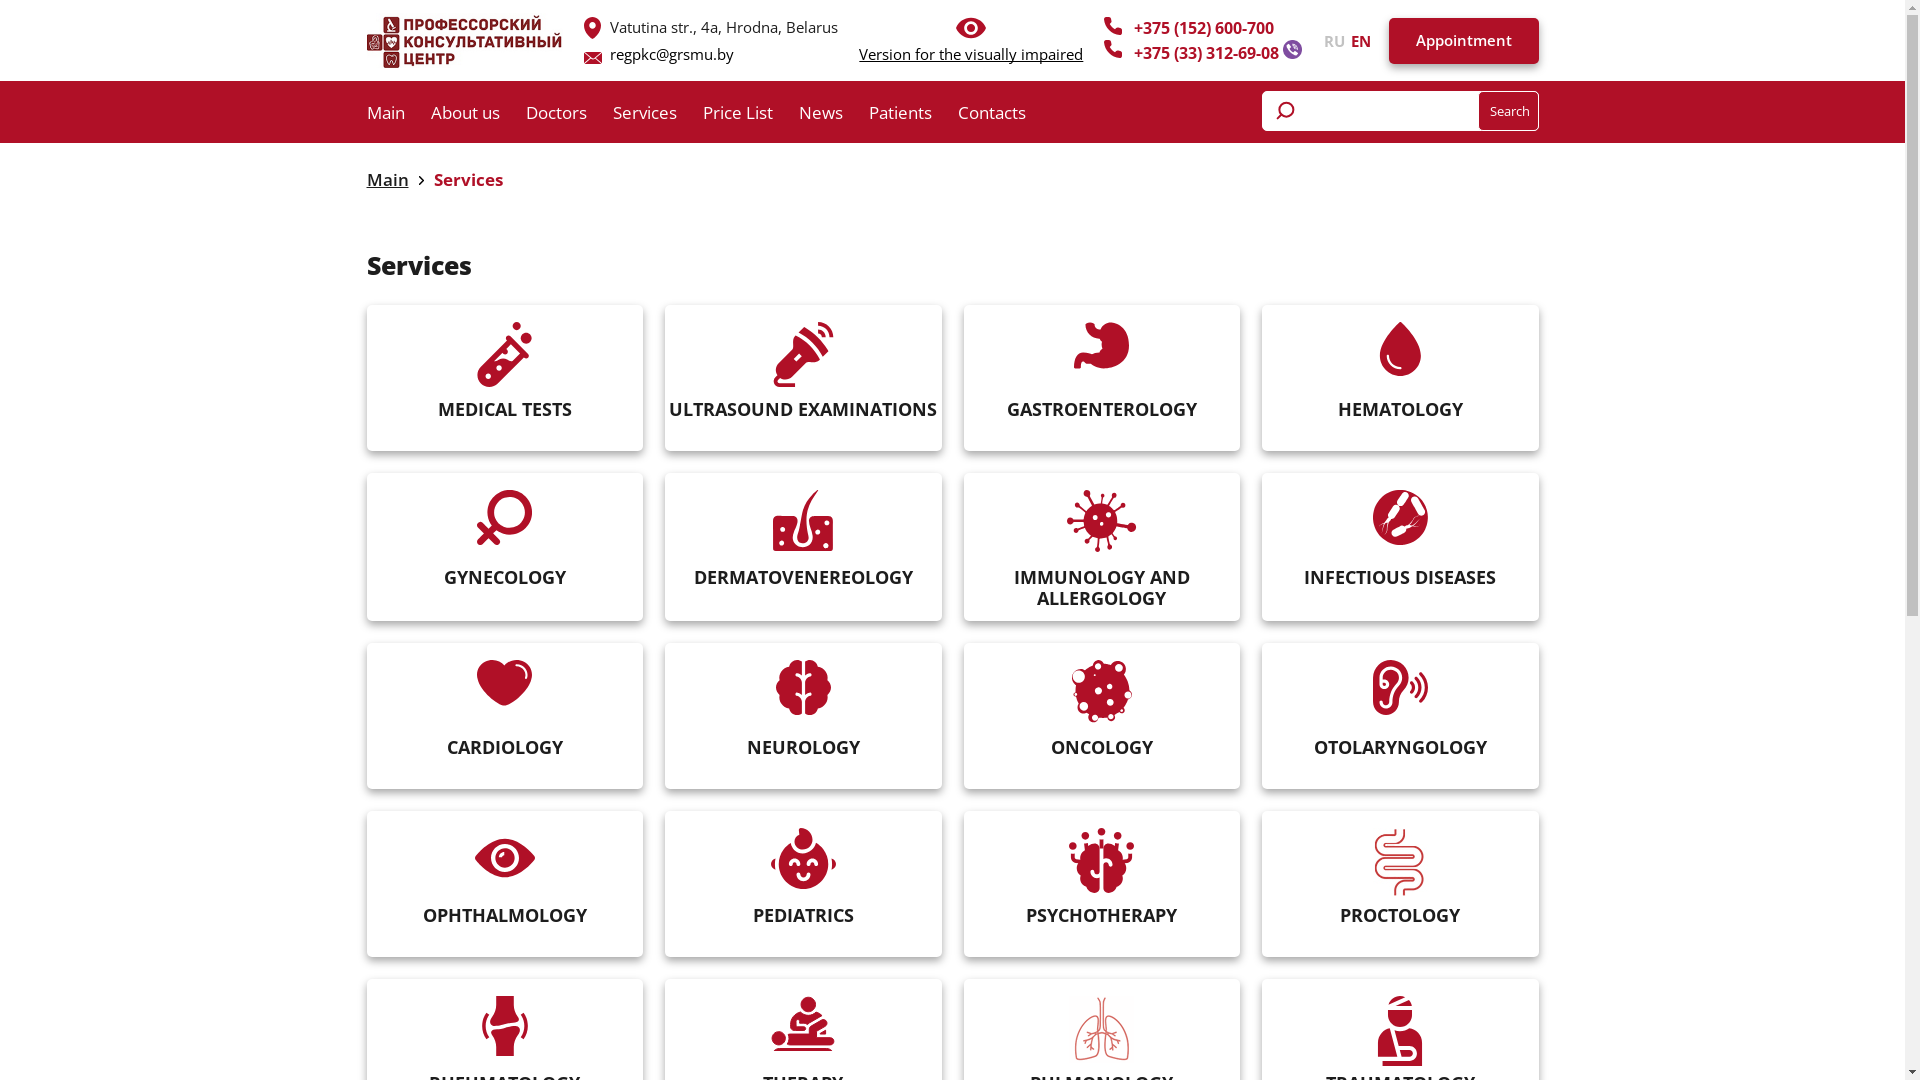 The height and width of the screenshot is (1080, 1920). I want to click on 'Doctors', so click(568, 116).